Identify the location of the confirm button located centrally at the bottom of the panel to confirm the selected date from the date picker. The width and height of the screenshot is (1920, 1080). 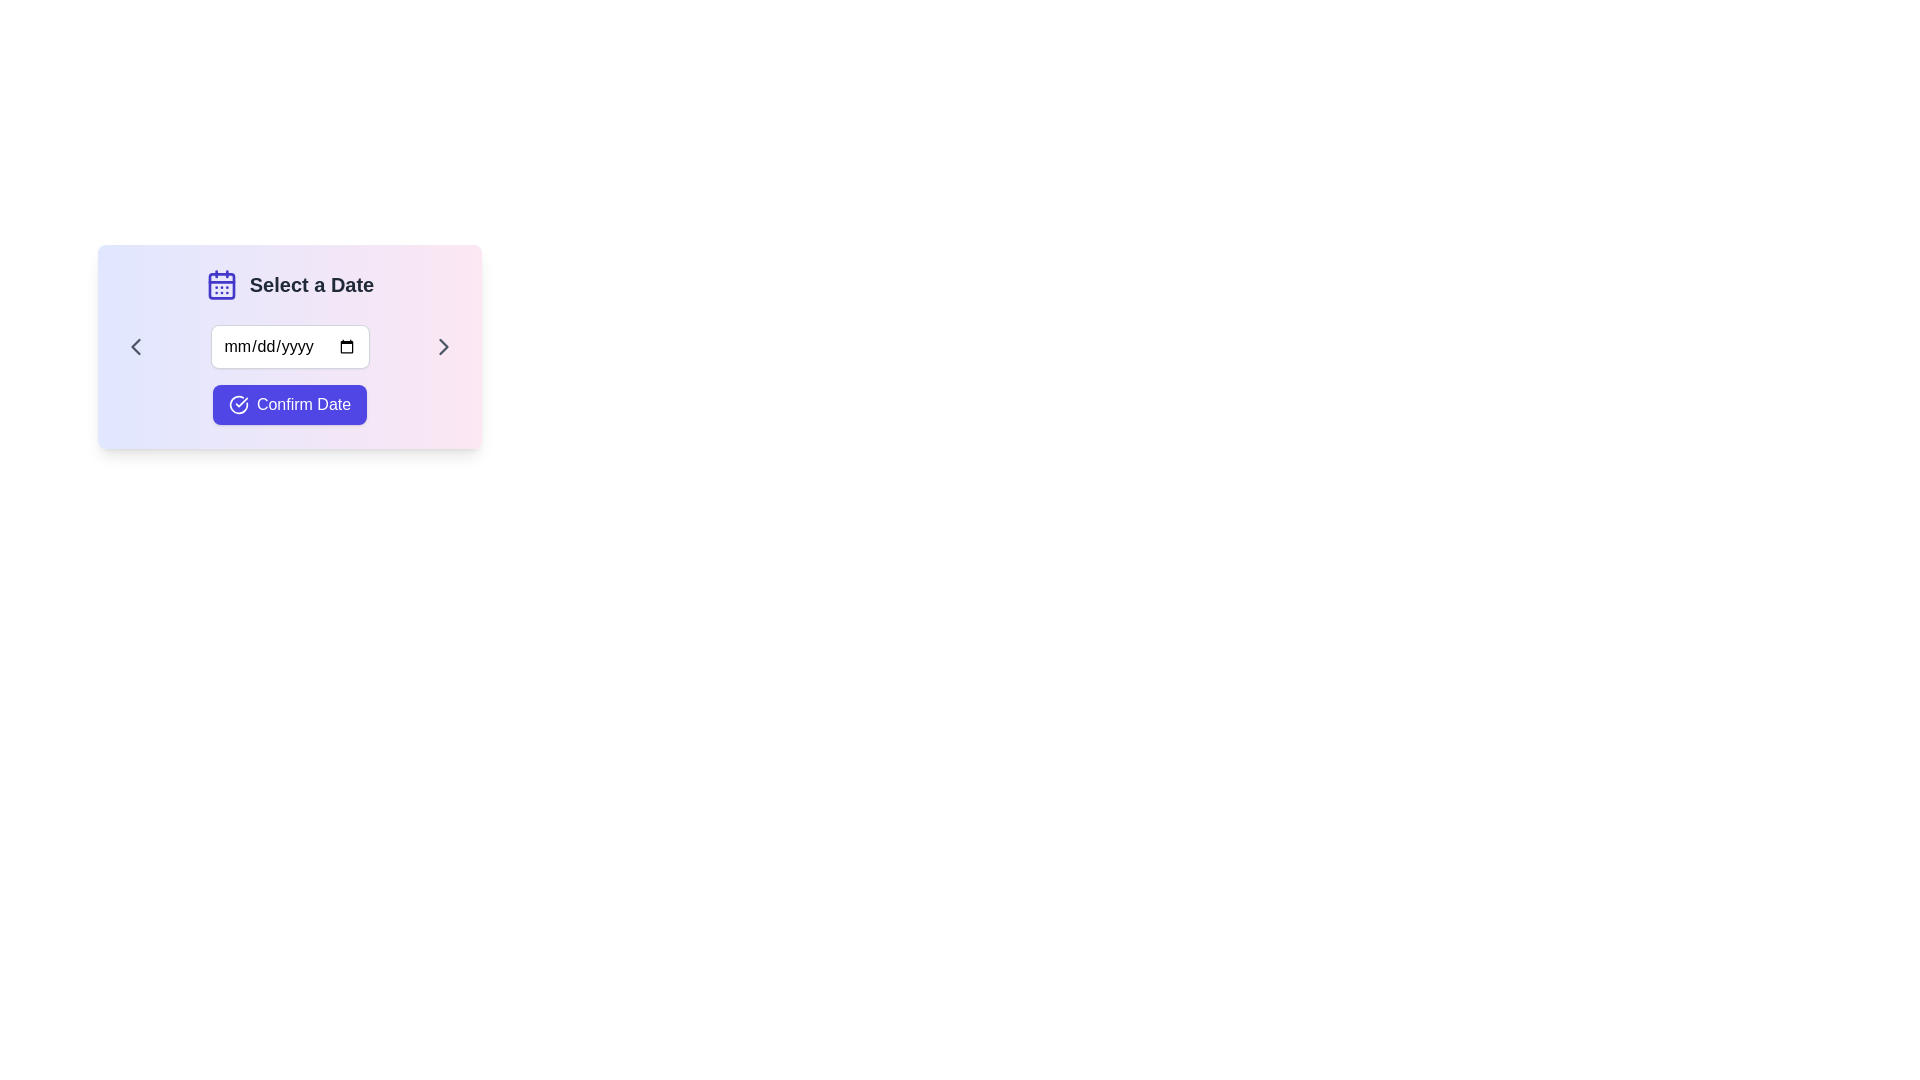
(288, 405).